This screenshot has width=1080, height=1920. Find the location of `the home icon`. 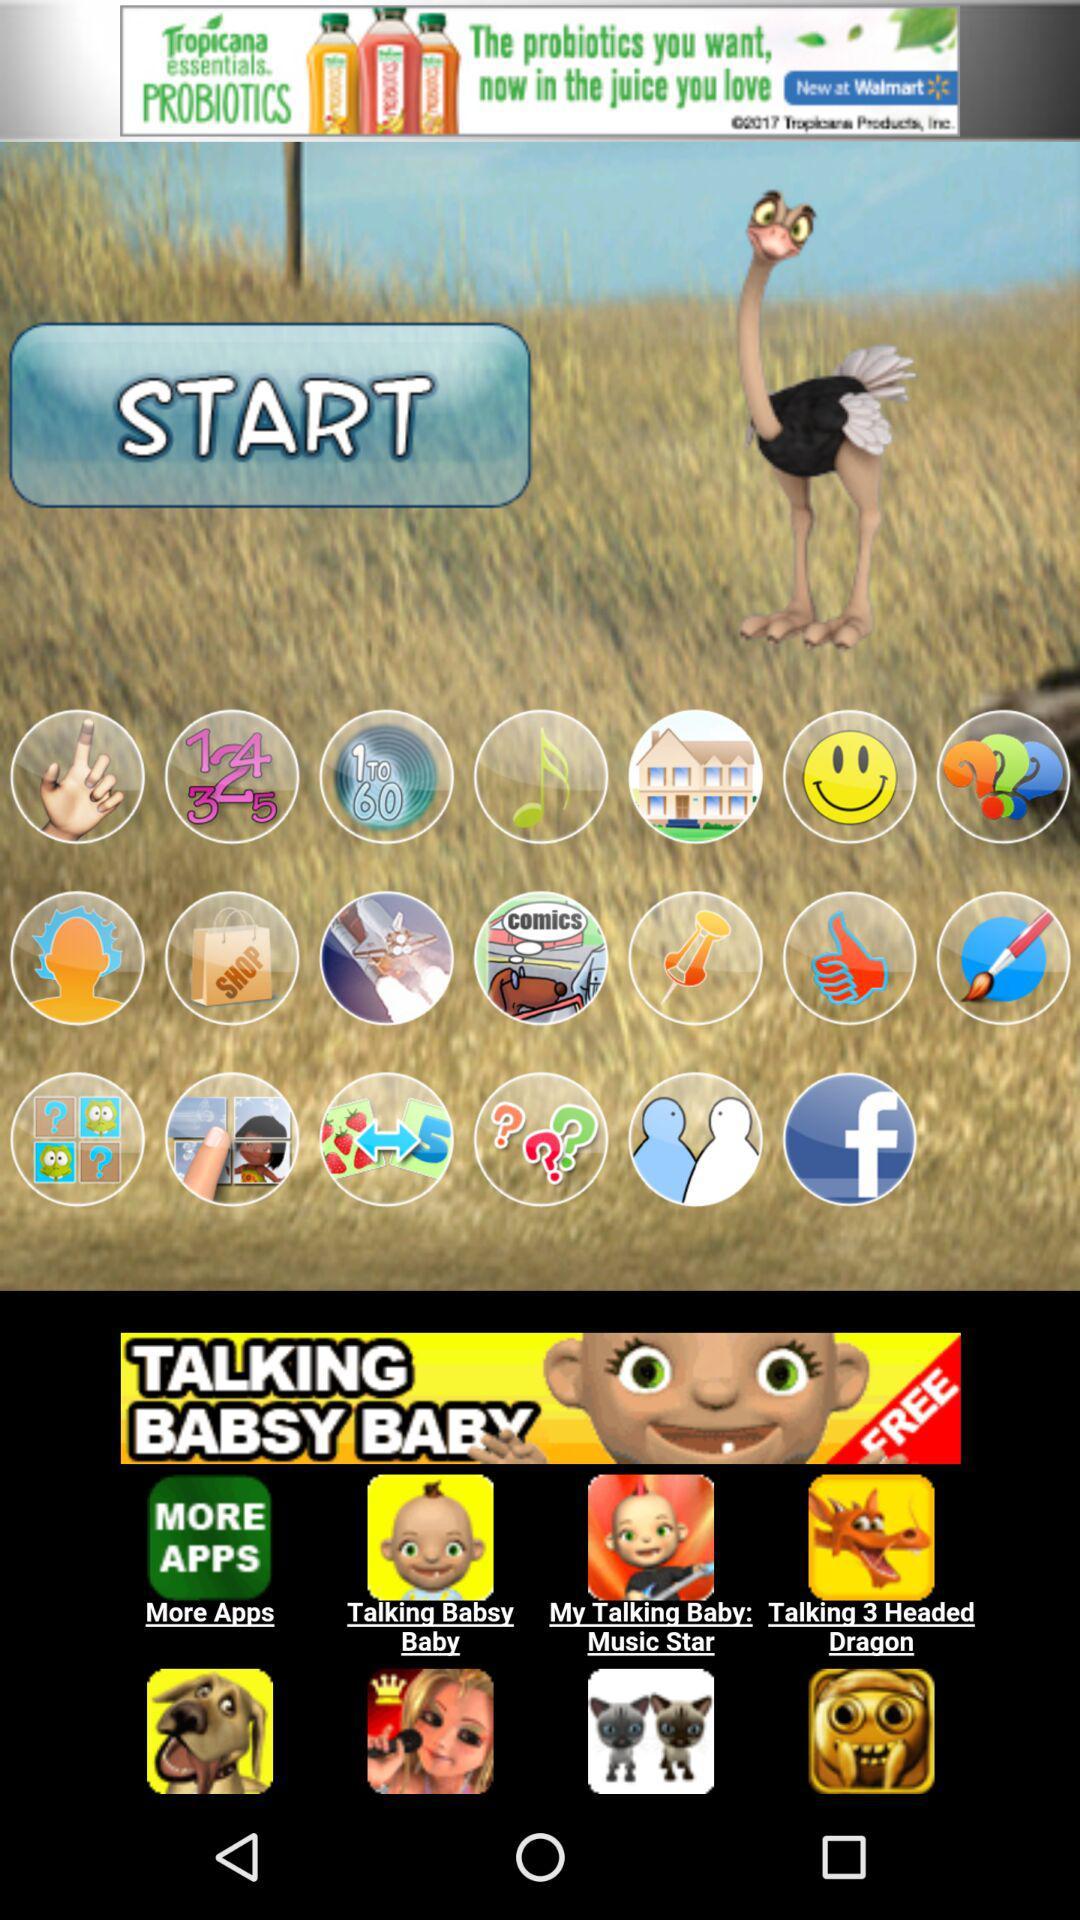

the home icon is located at coordinates (694, 831).